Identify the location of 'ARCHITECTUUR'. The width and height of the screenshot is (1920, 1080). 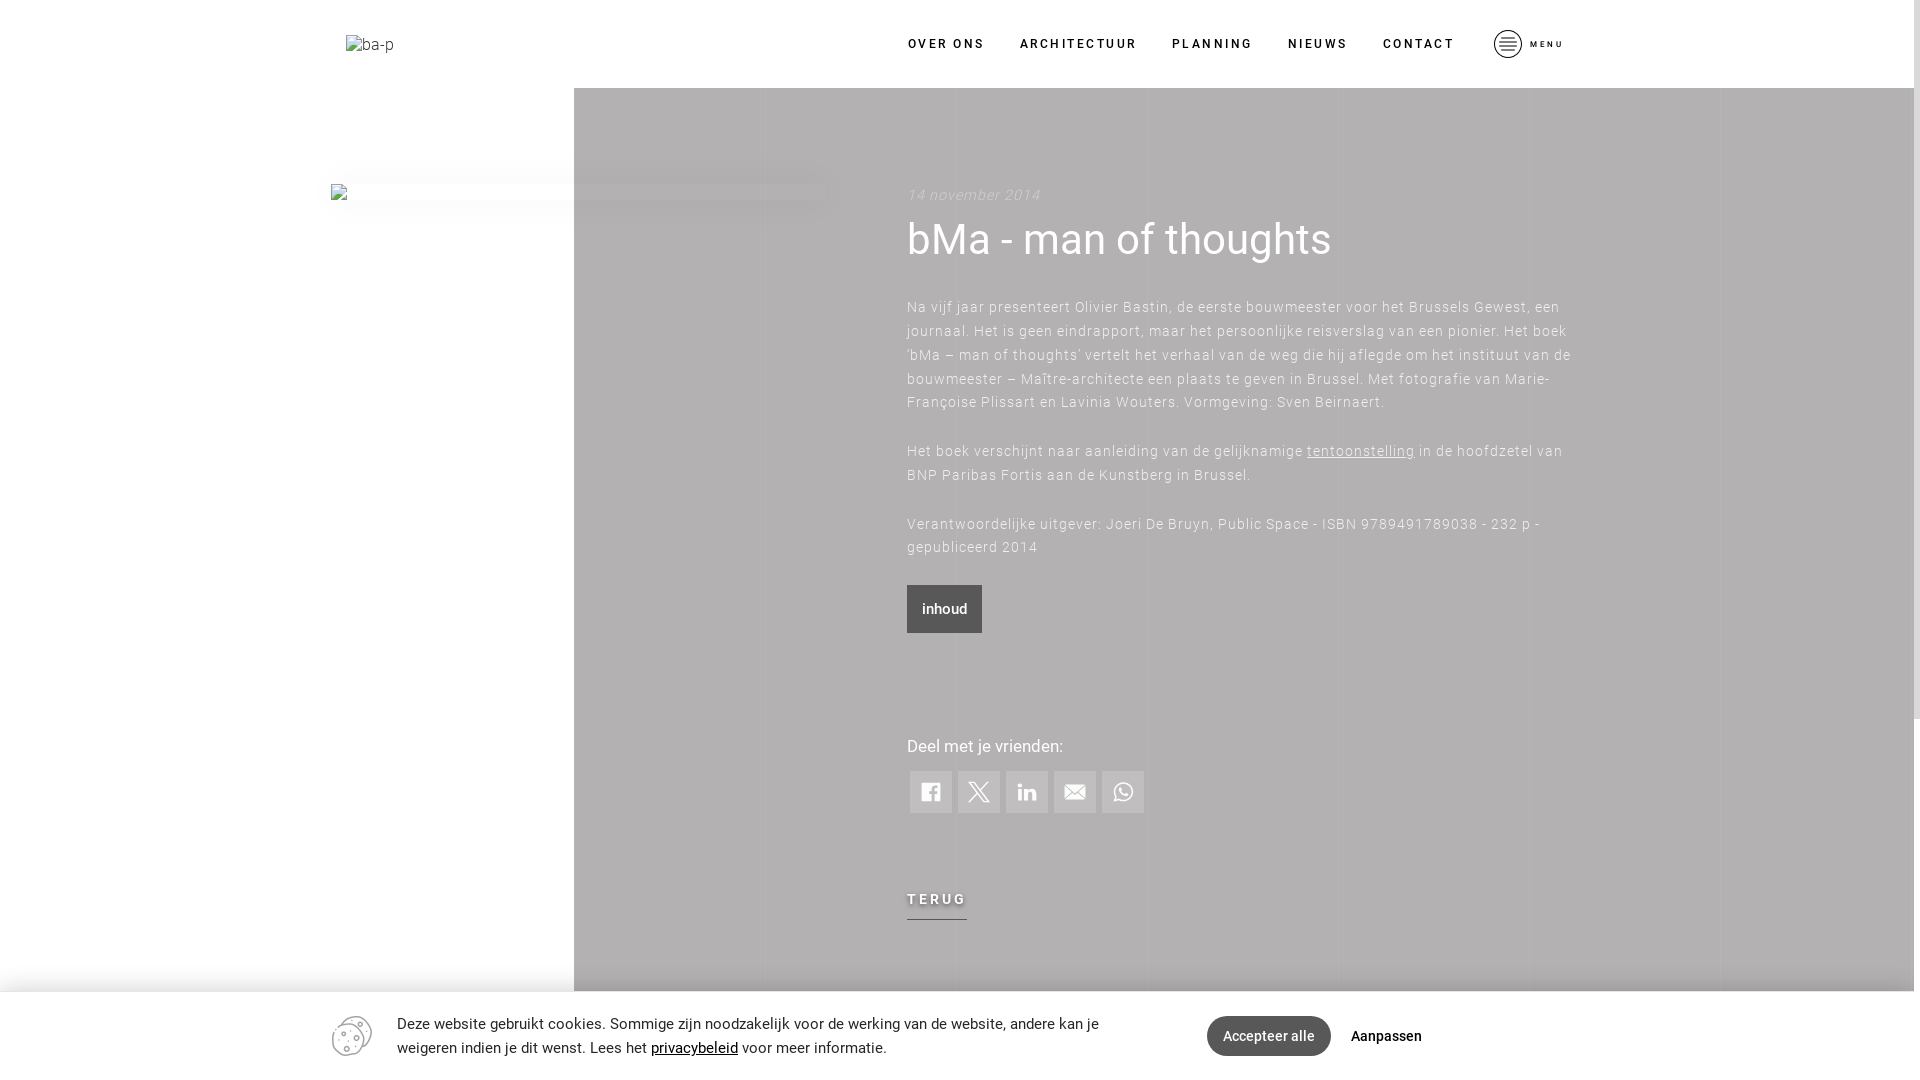
(1077, 43).